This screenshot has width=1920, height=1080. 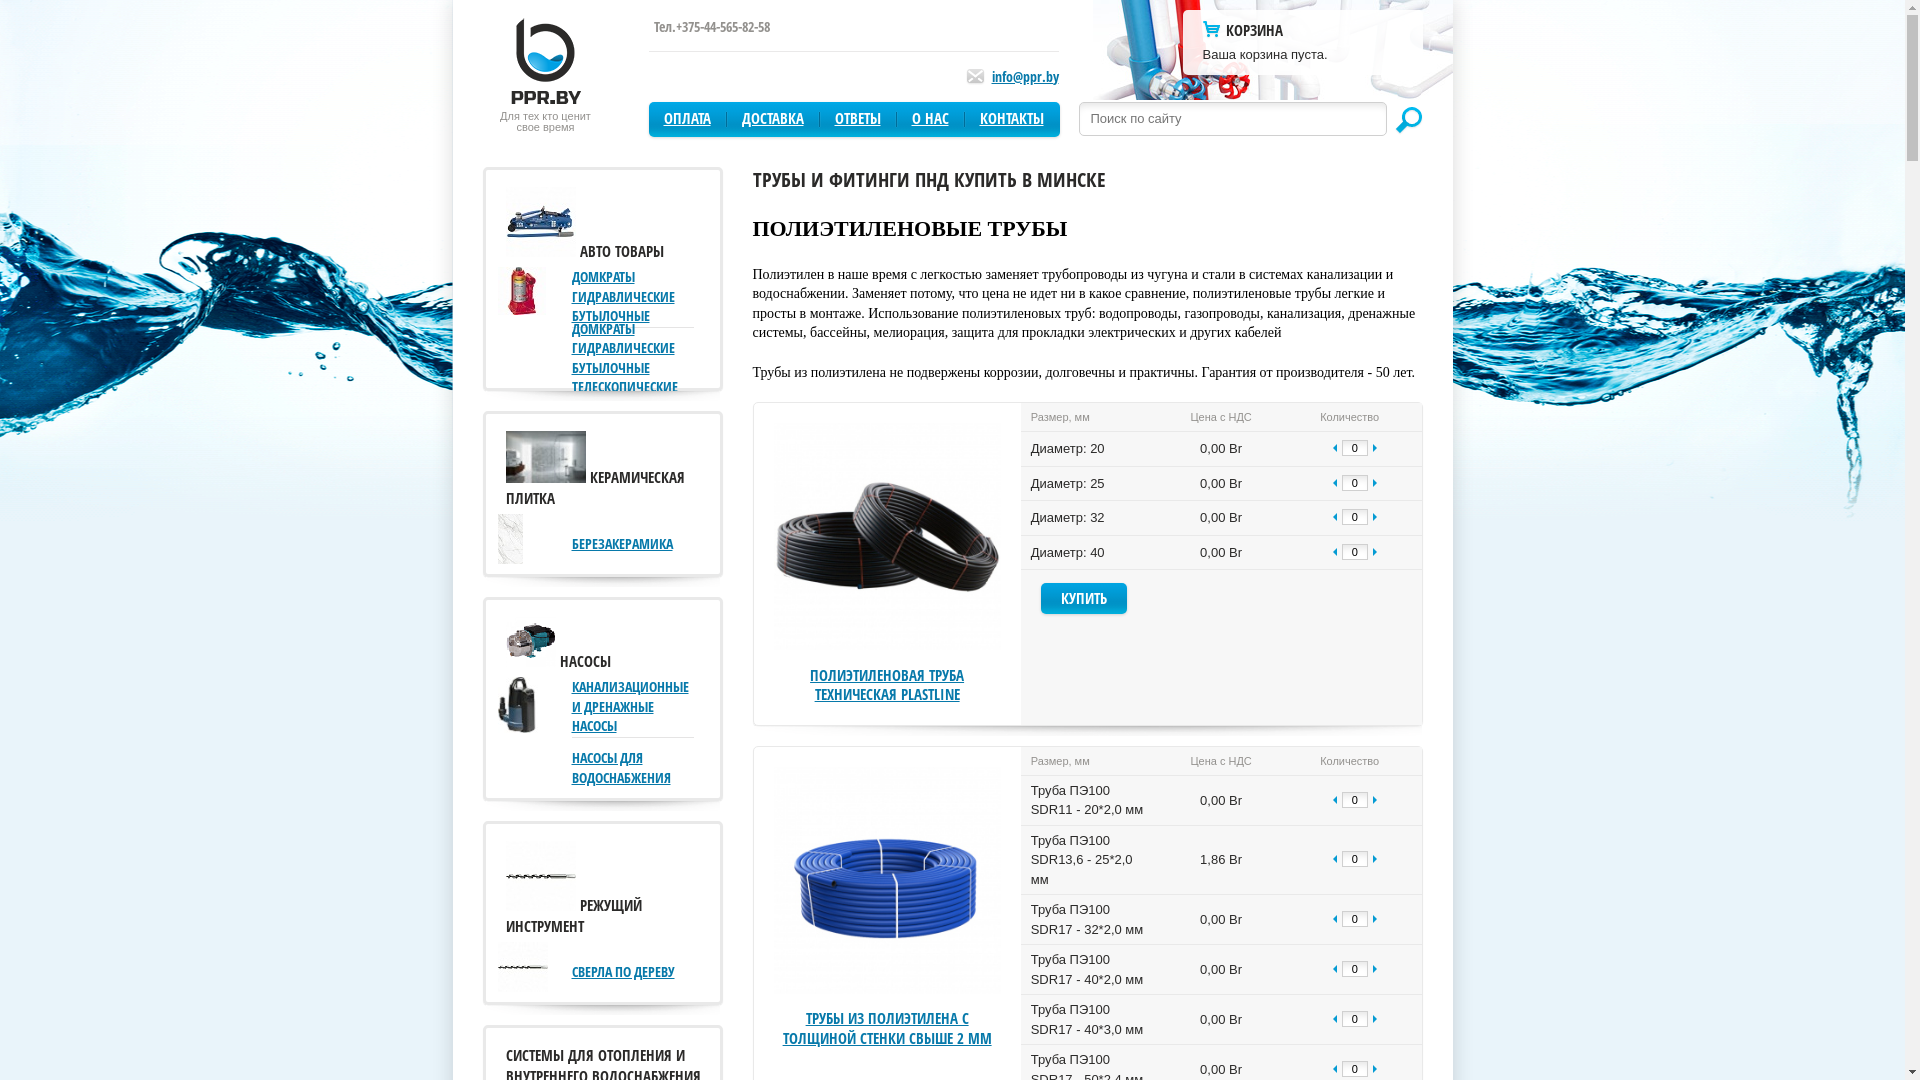 I want to click on '-', so click(x=1334, y=516).